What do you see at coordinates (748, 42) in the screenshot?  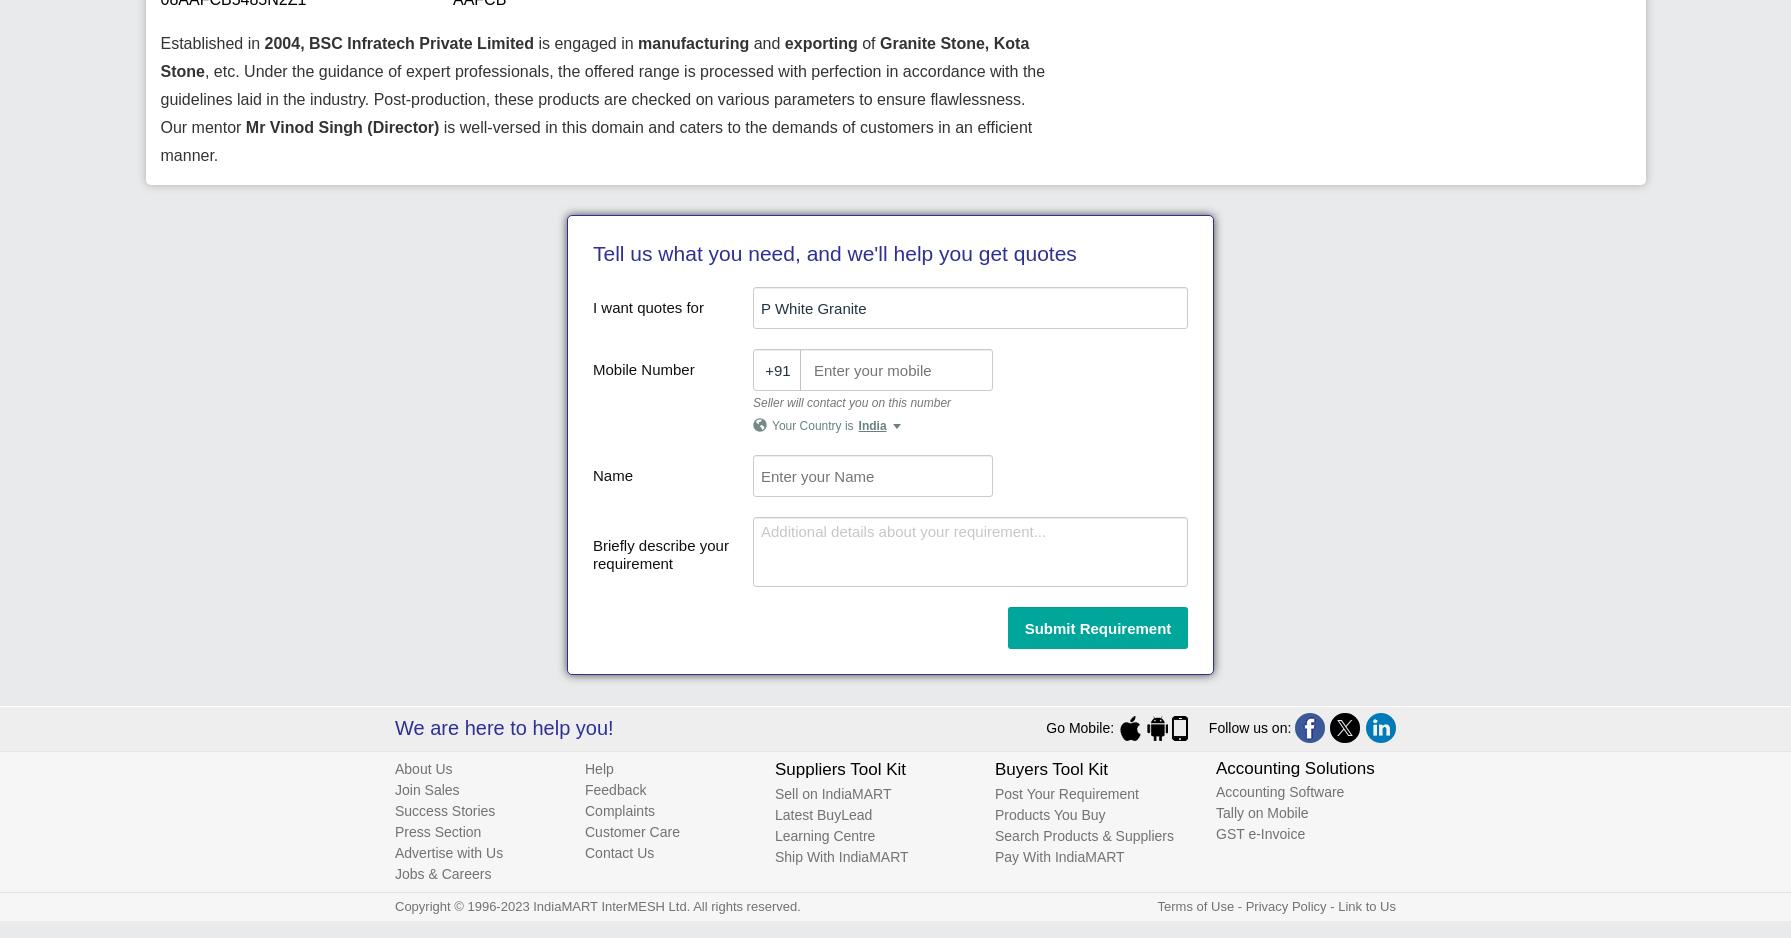 I see `'and'` at bounding box center [748, 42].